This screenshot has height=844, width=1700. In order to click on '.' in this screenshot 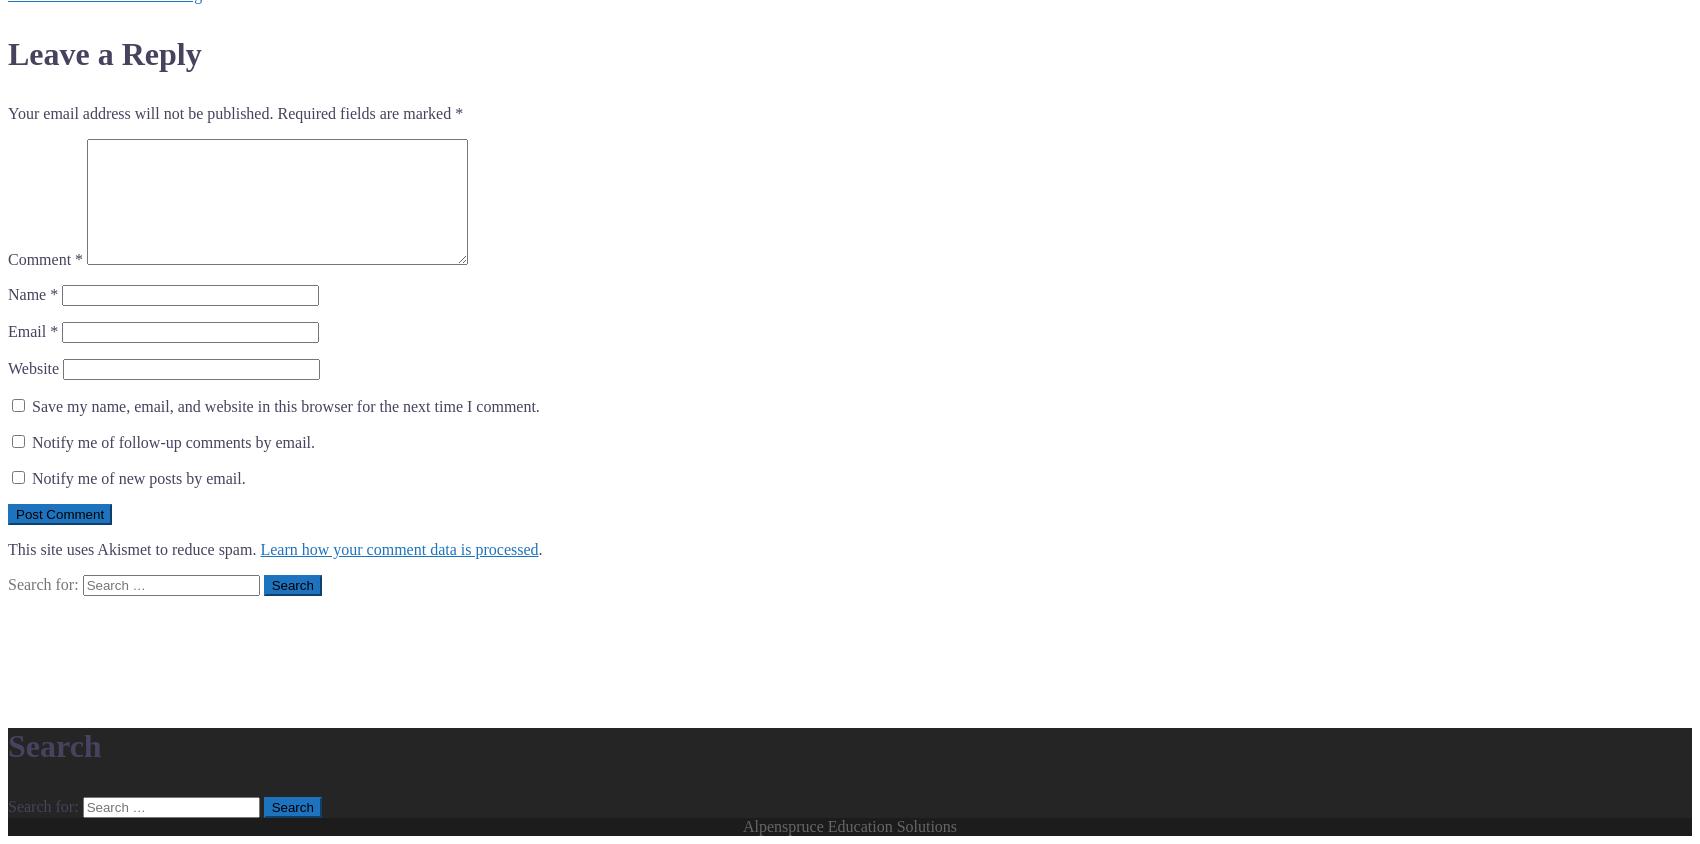, I will do `click(538, 549)`.